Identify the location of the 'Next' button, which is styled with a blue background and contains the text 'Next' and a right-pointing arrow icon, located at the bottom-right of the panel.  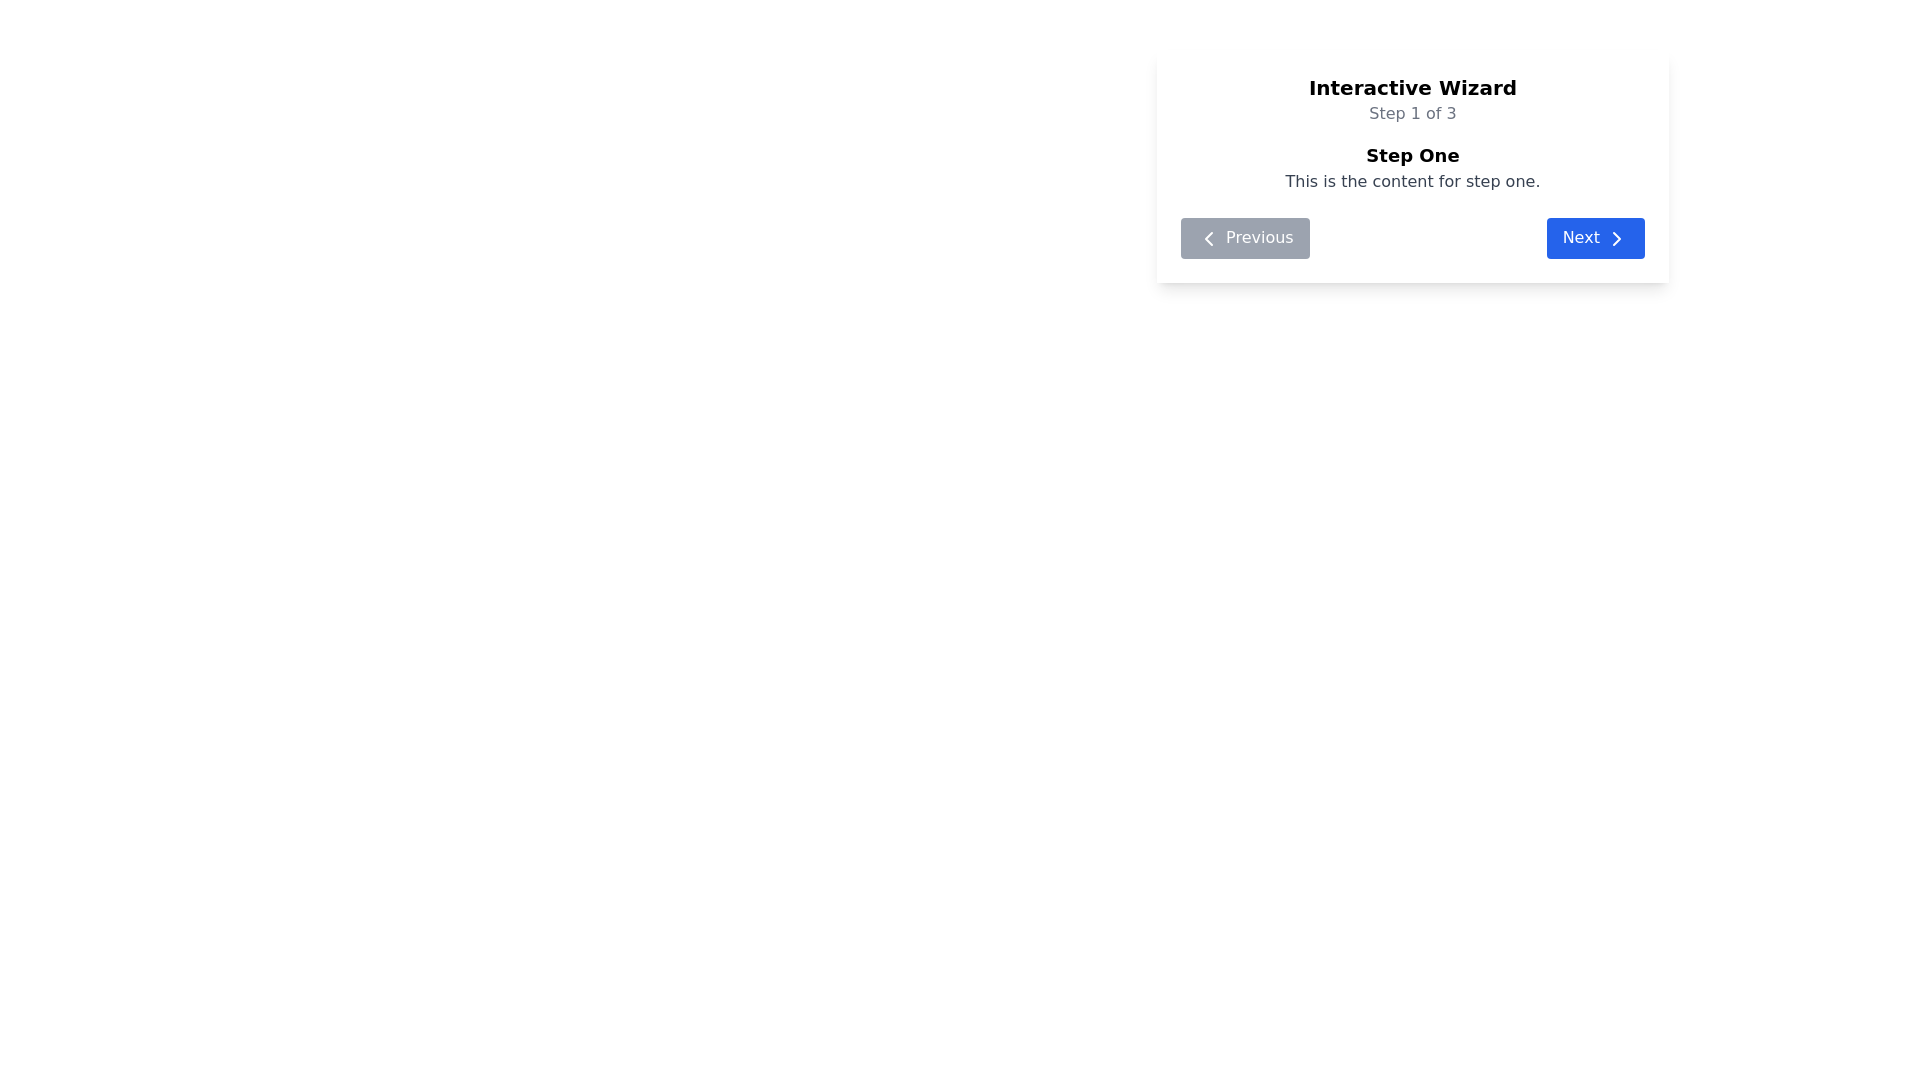
(1594, 237).